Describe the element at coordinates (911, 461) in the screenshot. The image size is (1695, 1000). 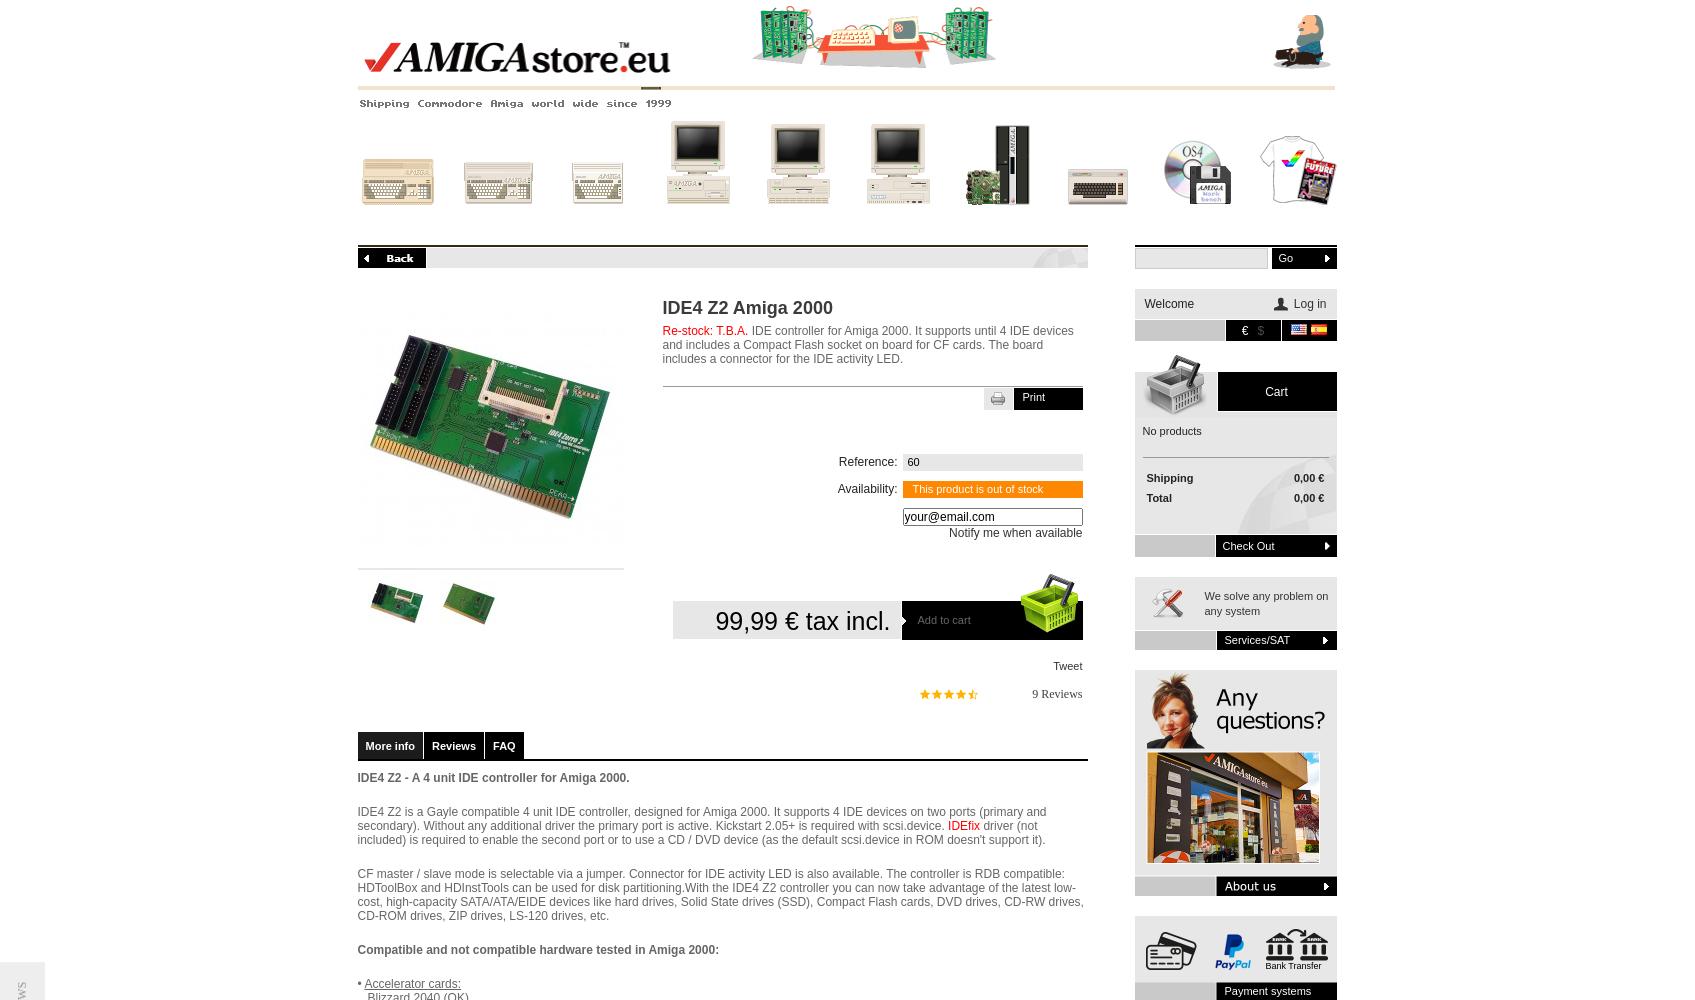
I see `'60'` at that location.